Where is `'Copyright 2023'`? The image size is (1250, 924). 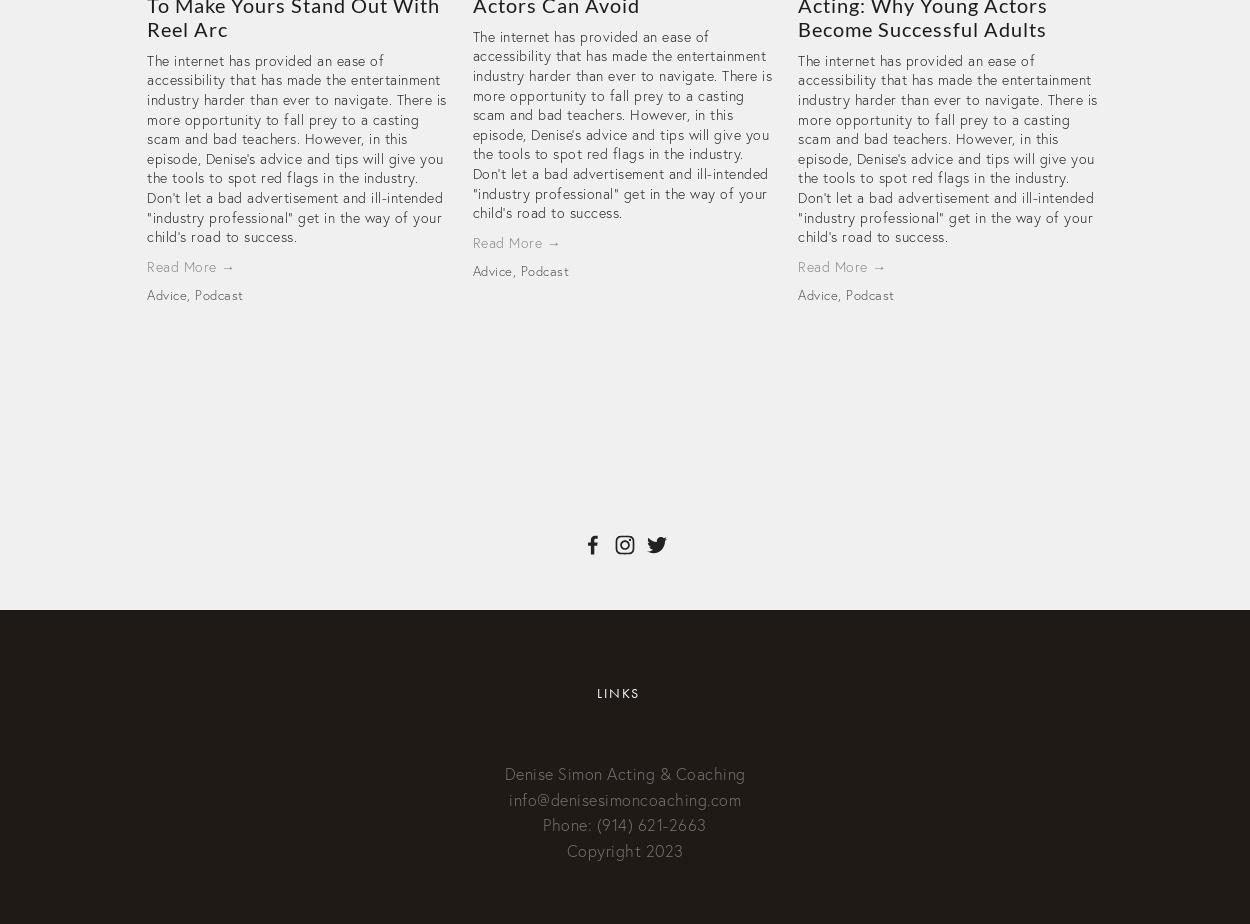 'Copyright 2023' is located at coordinates (623, 849).